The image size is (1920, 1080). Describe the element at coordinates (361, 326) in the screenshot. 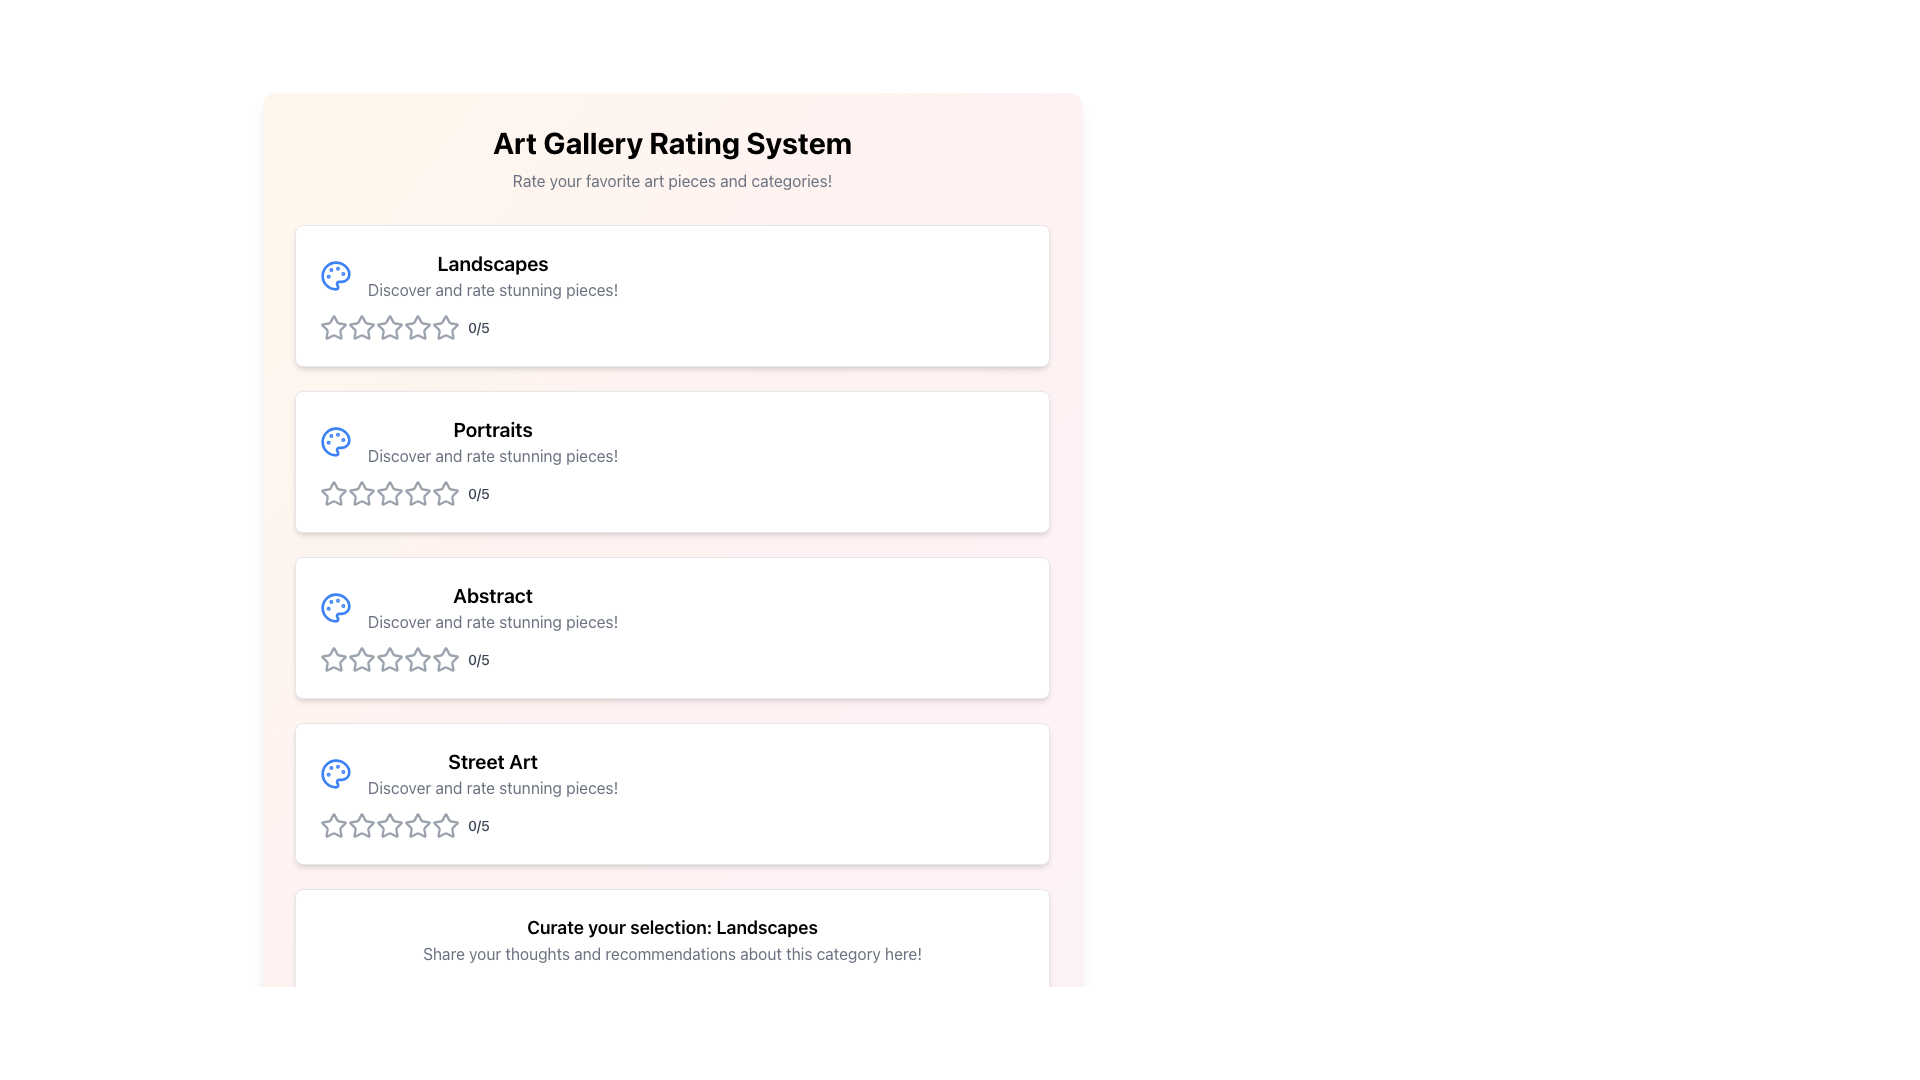

I see `the second star icon button in the rating section of the 'Landscapes' category card` at that location.